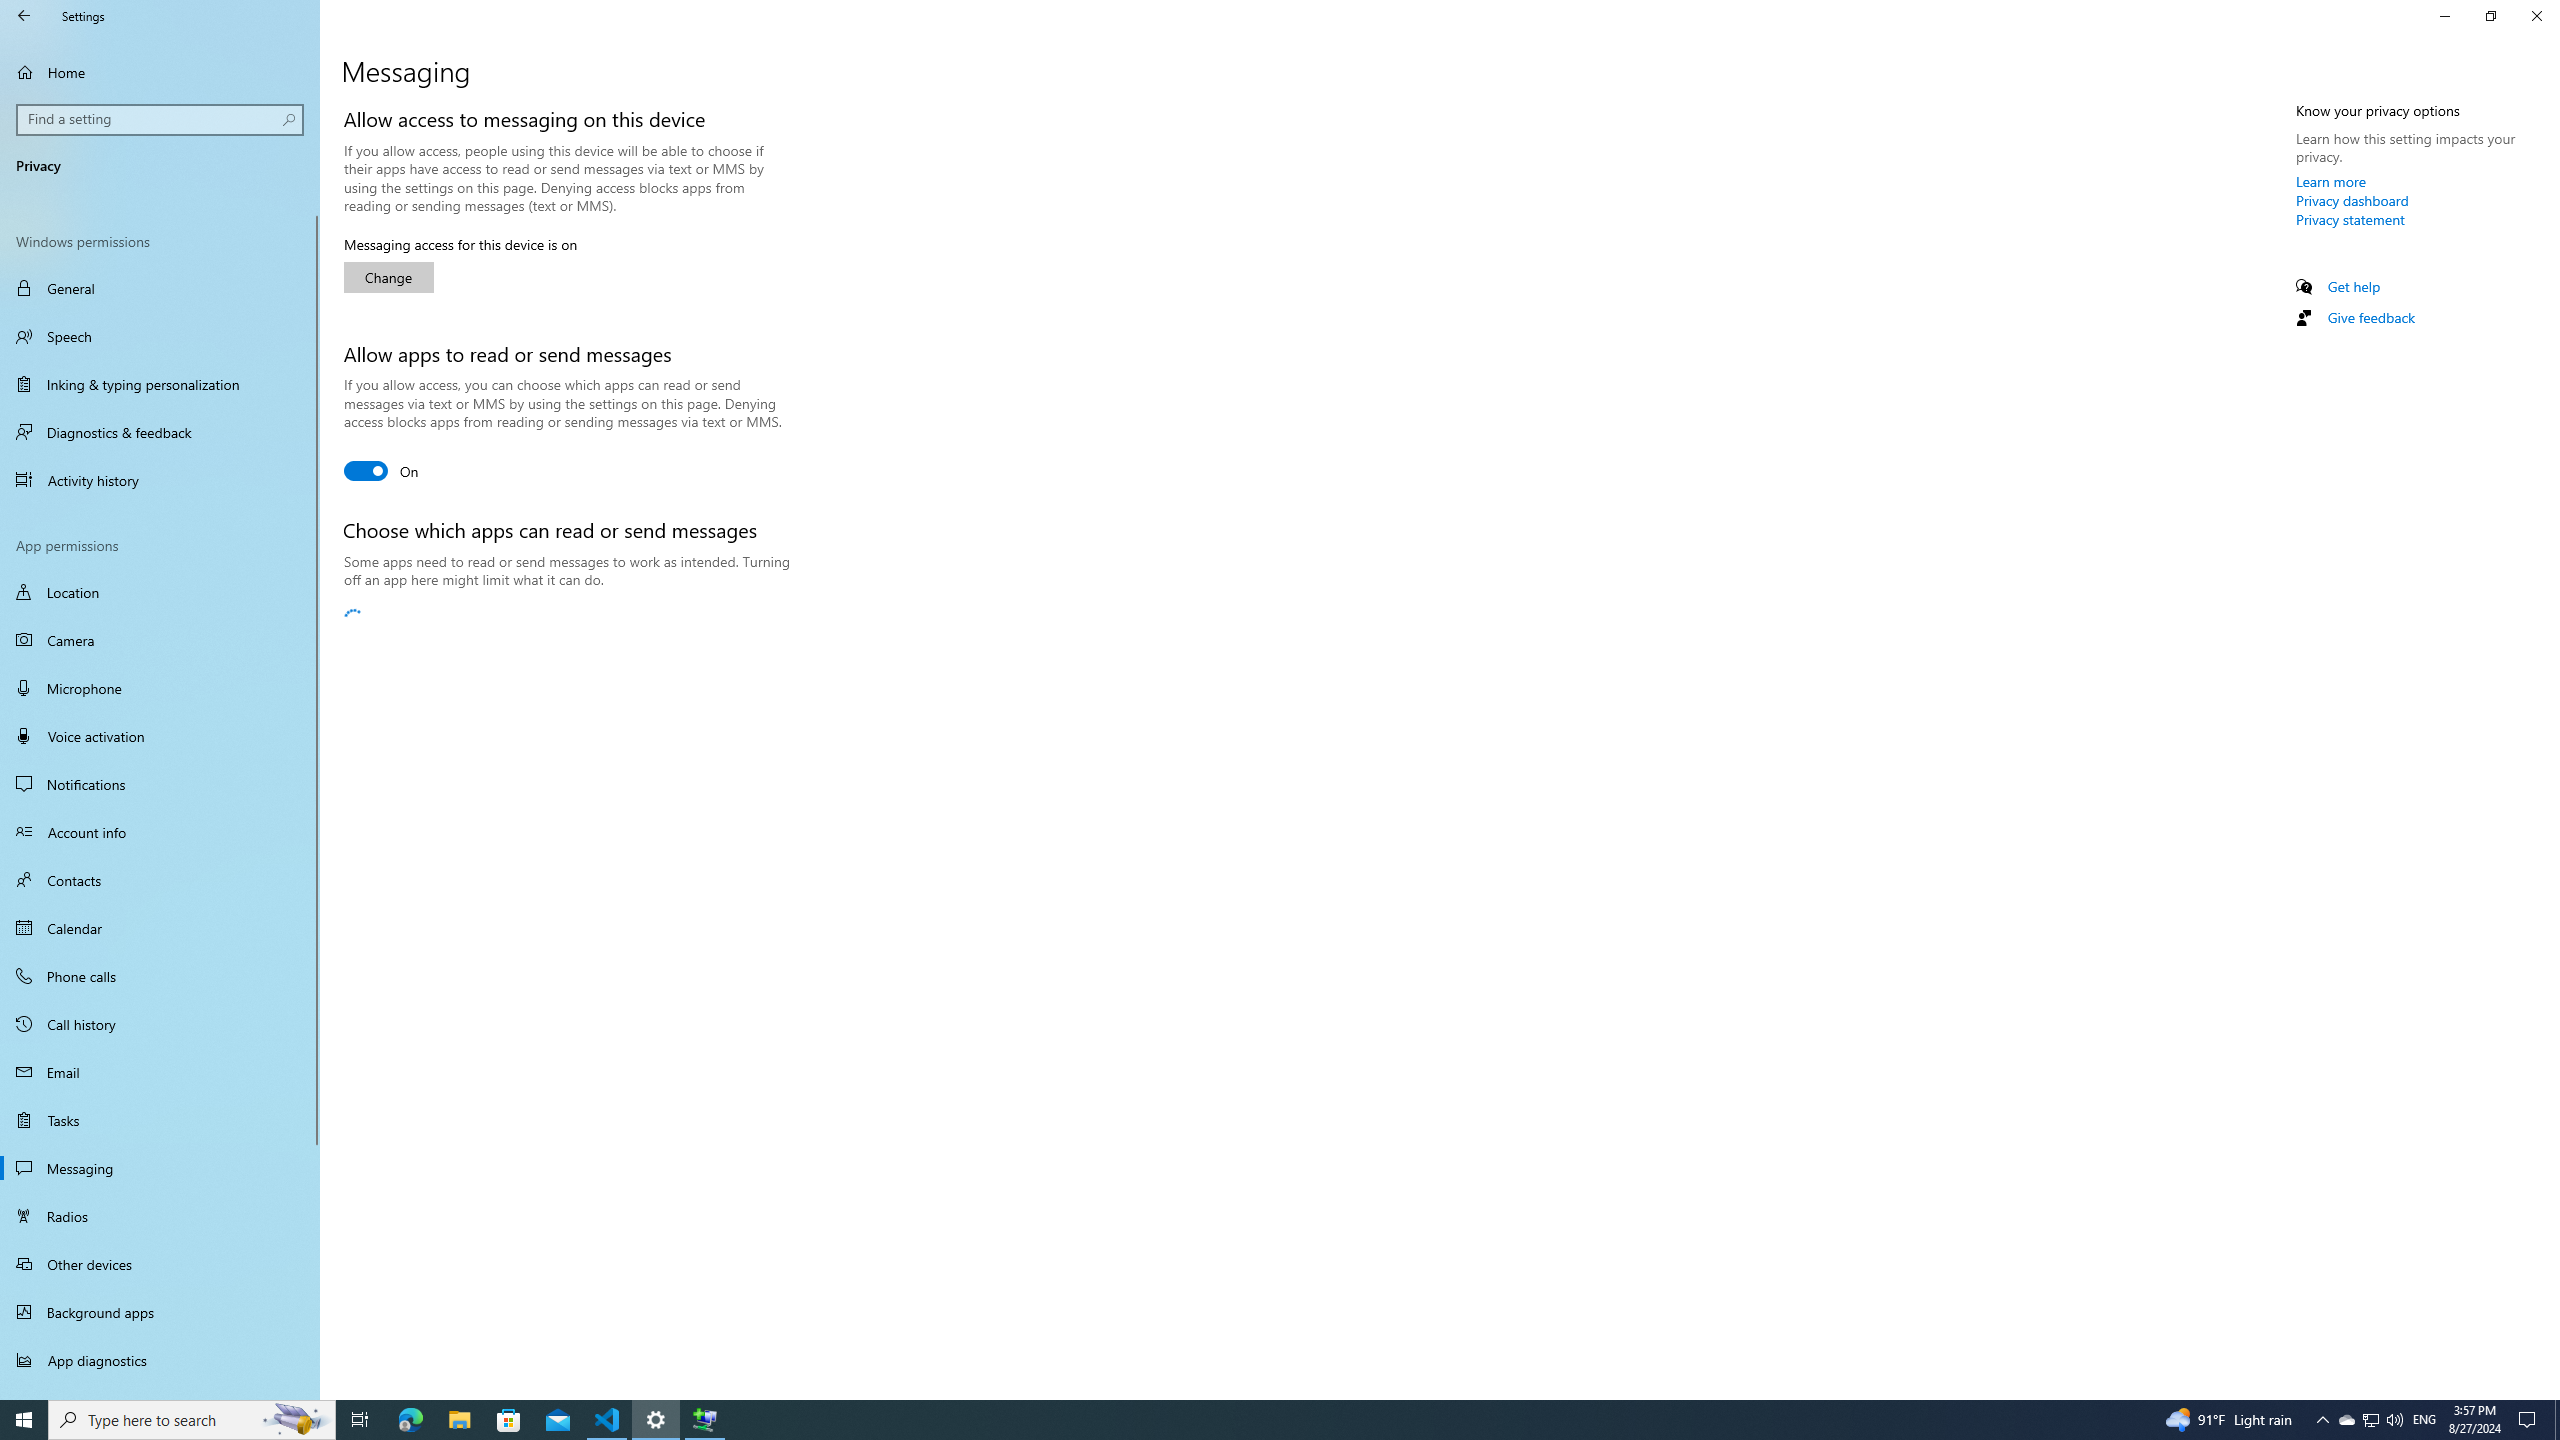 The width and height of the screenshot is (2560, 1440). What do you see at coordinates (2331, 180) in the screenshot?
I see `'Learn more'` at bounding box center [2331, 180].